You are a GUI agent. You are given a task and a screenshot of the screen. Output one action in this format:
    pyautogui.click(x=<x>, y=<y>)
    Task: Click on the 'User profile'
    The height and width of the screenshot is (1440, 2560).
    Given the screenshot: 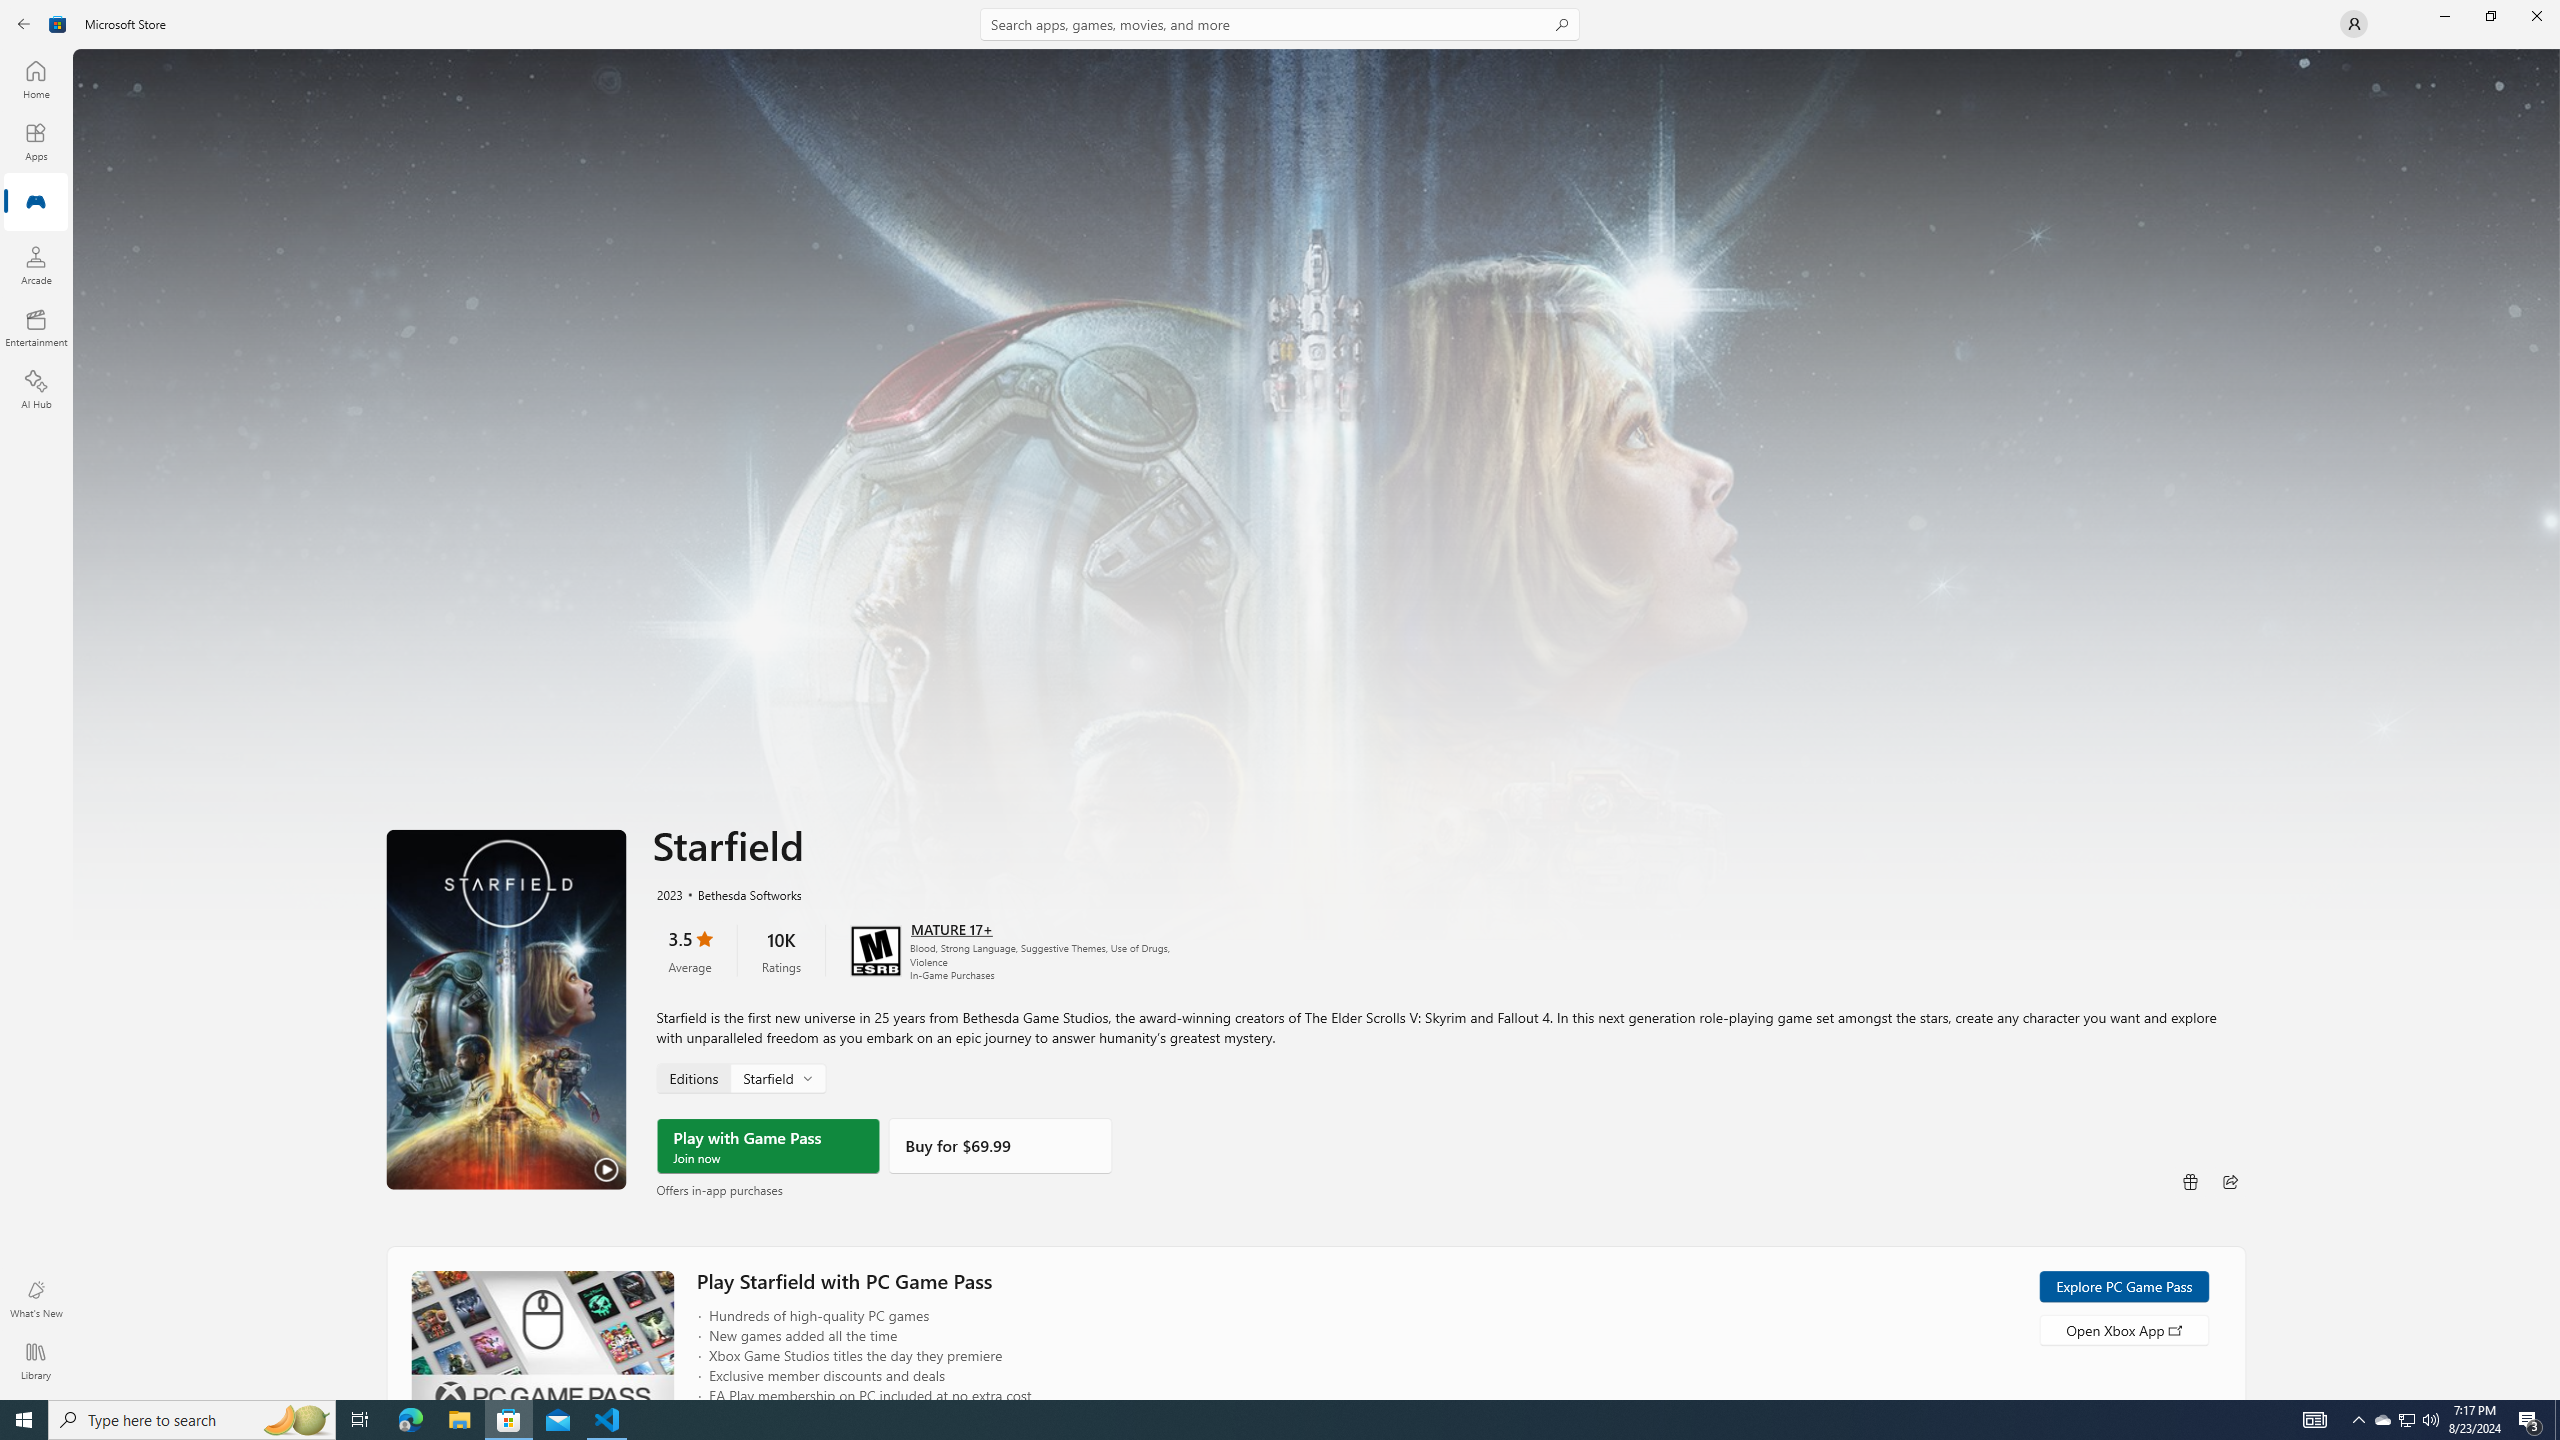 What is the action you would take?
    pyautogui.click(x=2352, y=22)
    